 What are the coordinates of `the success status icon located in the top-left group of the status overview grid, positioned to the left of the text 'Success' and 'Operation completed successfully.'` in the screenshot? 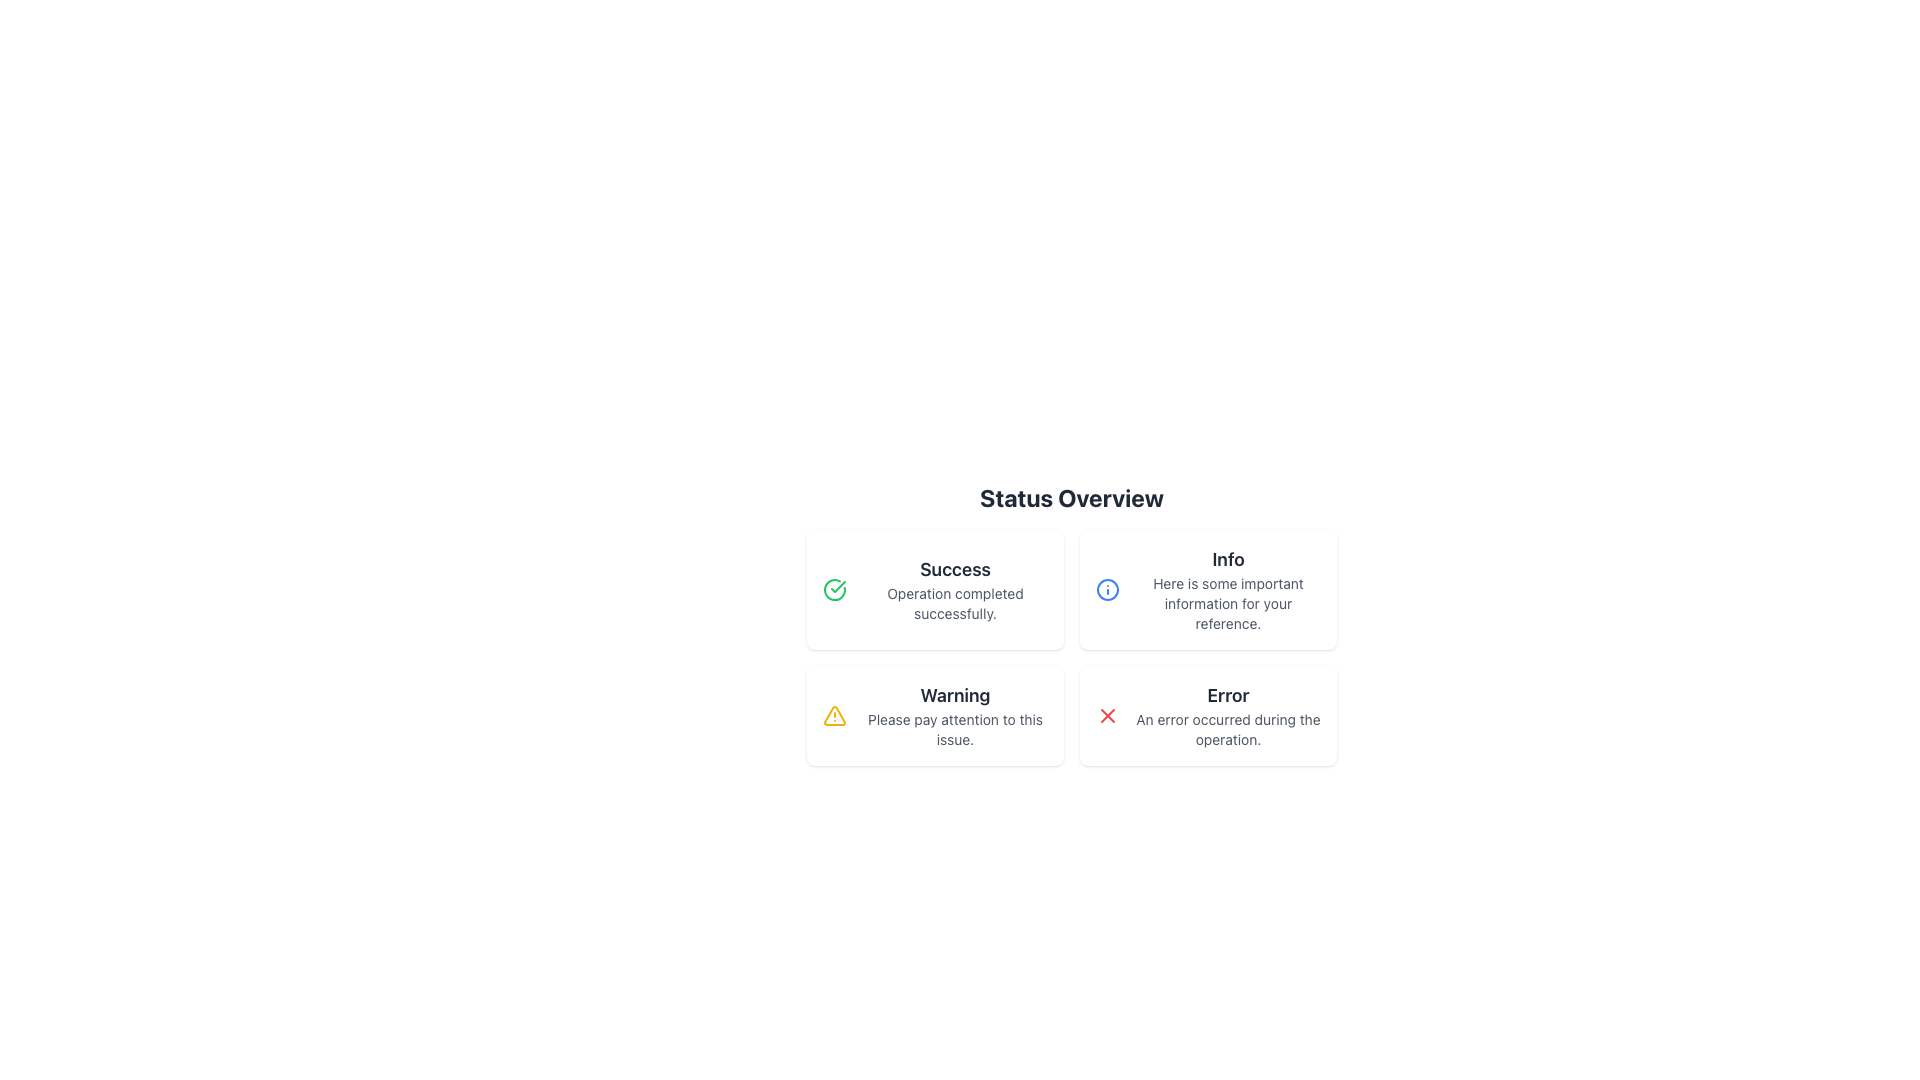 It's located at (835, 589).